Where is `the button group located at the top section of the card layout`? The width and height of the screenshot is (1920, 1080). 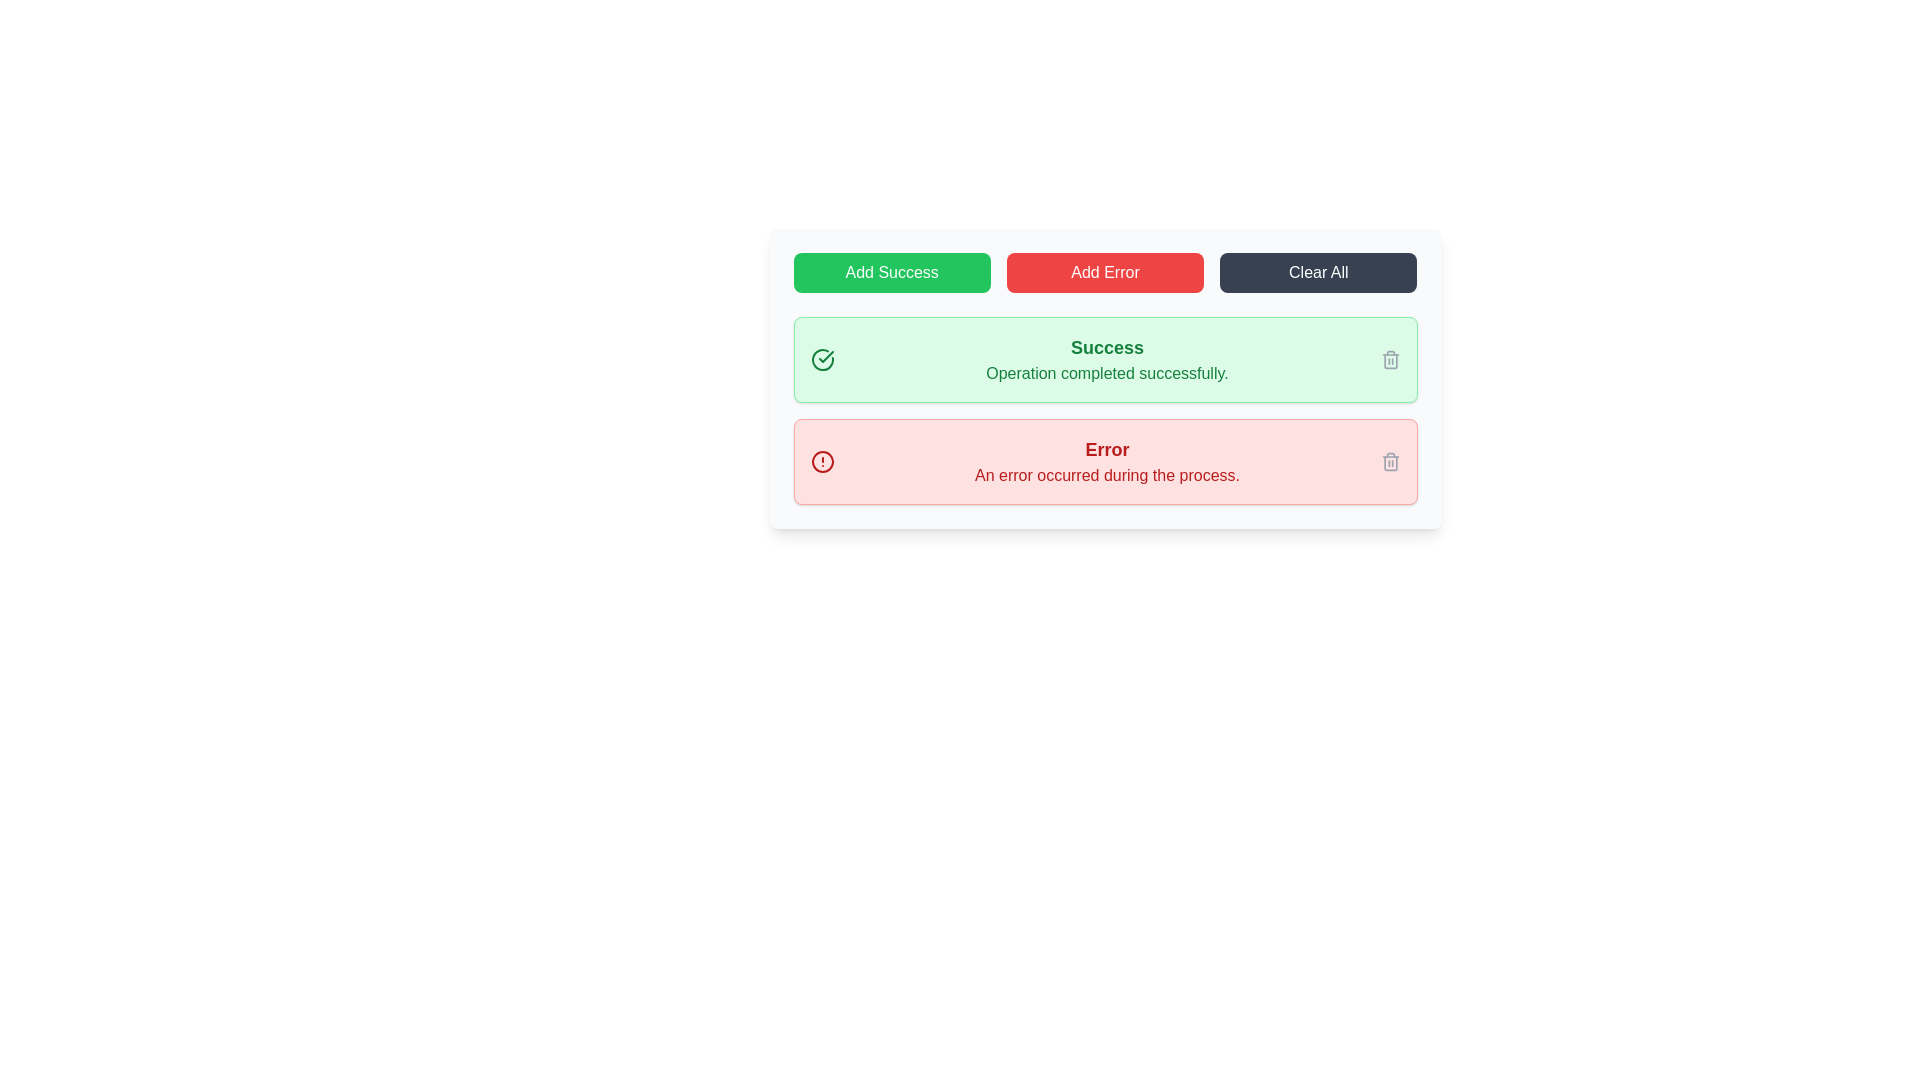 the button group located at the top section of the card layout is located at coordinates (1104, 273).